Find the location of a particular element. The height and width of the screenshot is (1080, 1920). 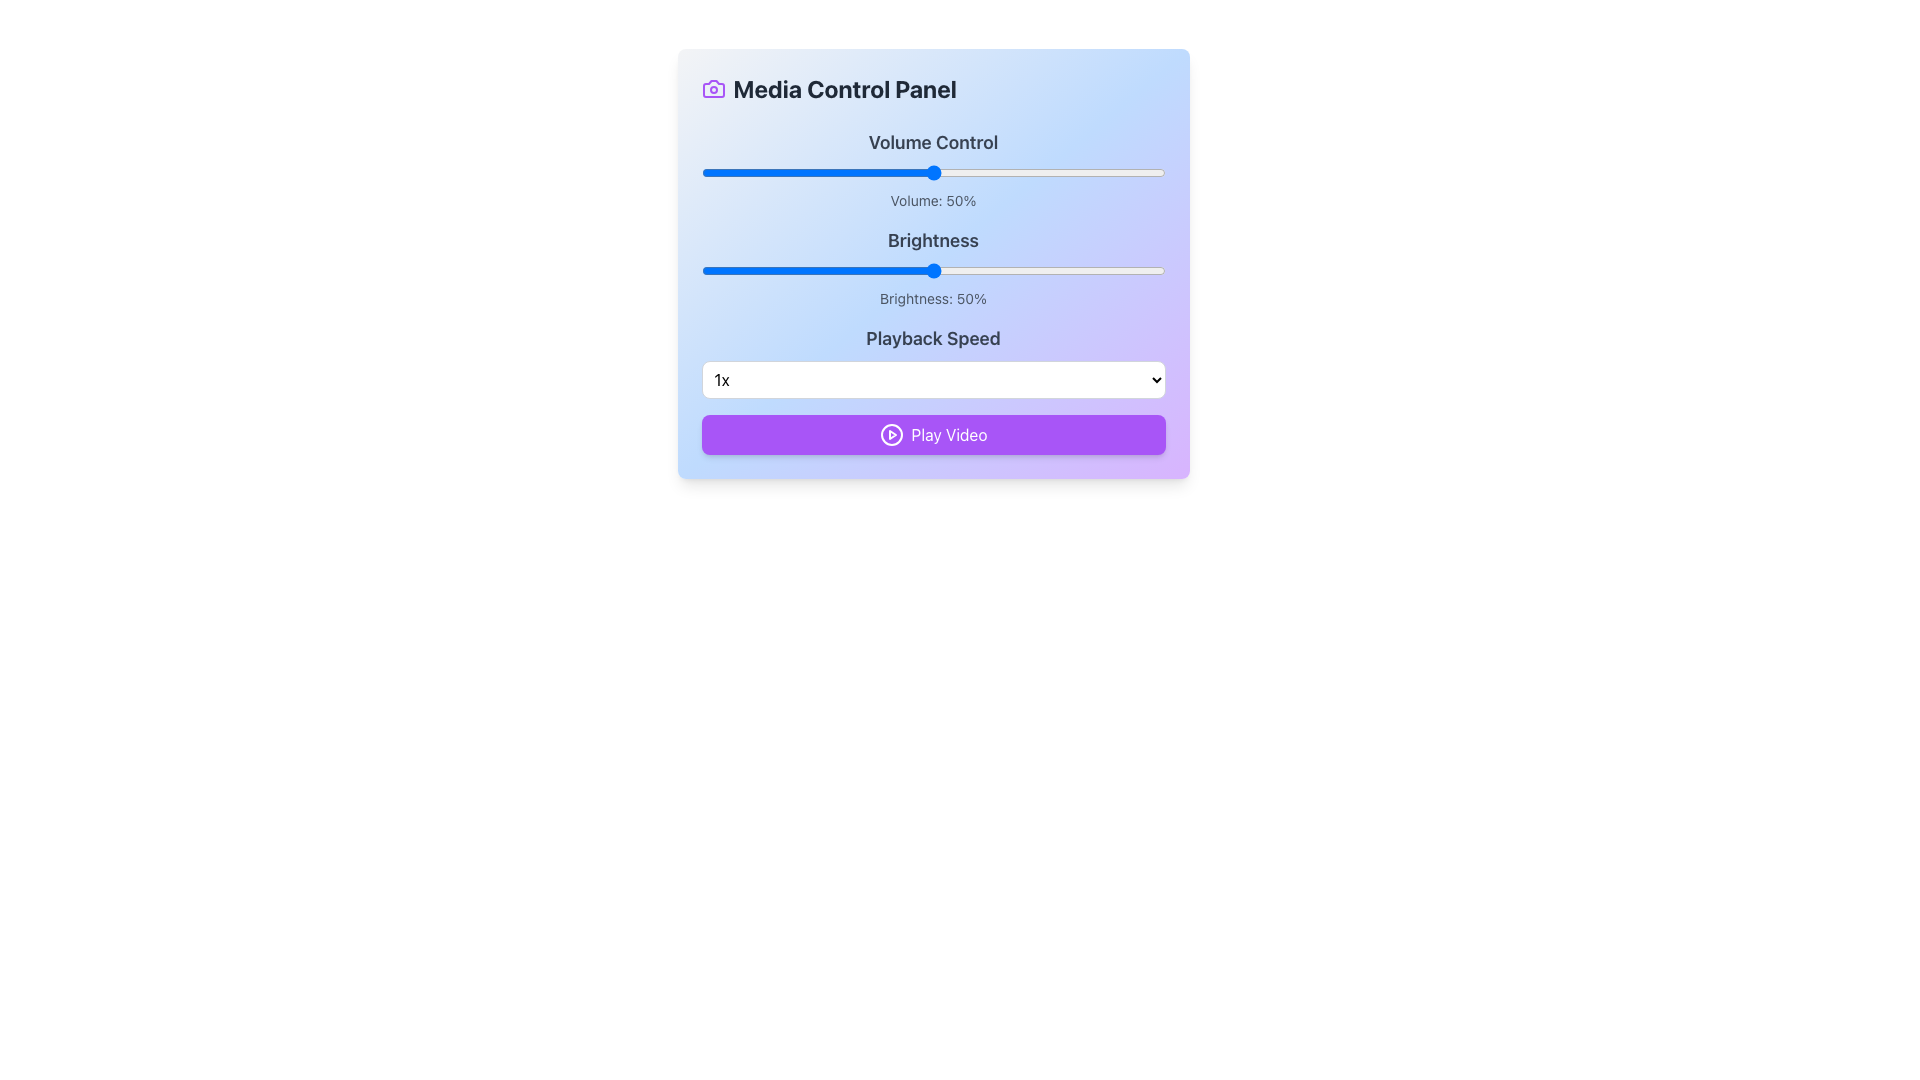

brightness is located at coordinates (873, 270).